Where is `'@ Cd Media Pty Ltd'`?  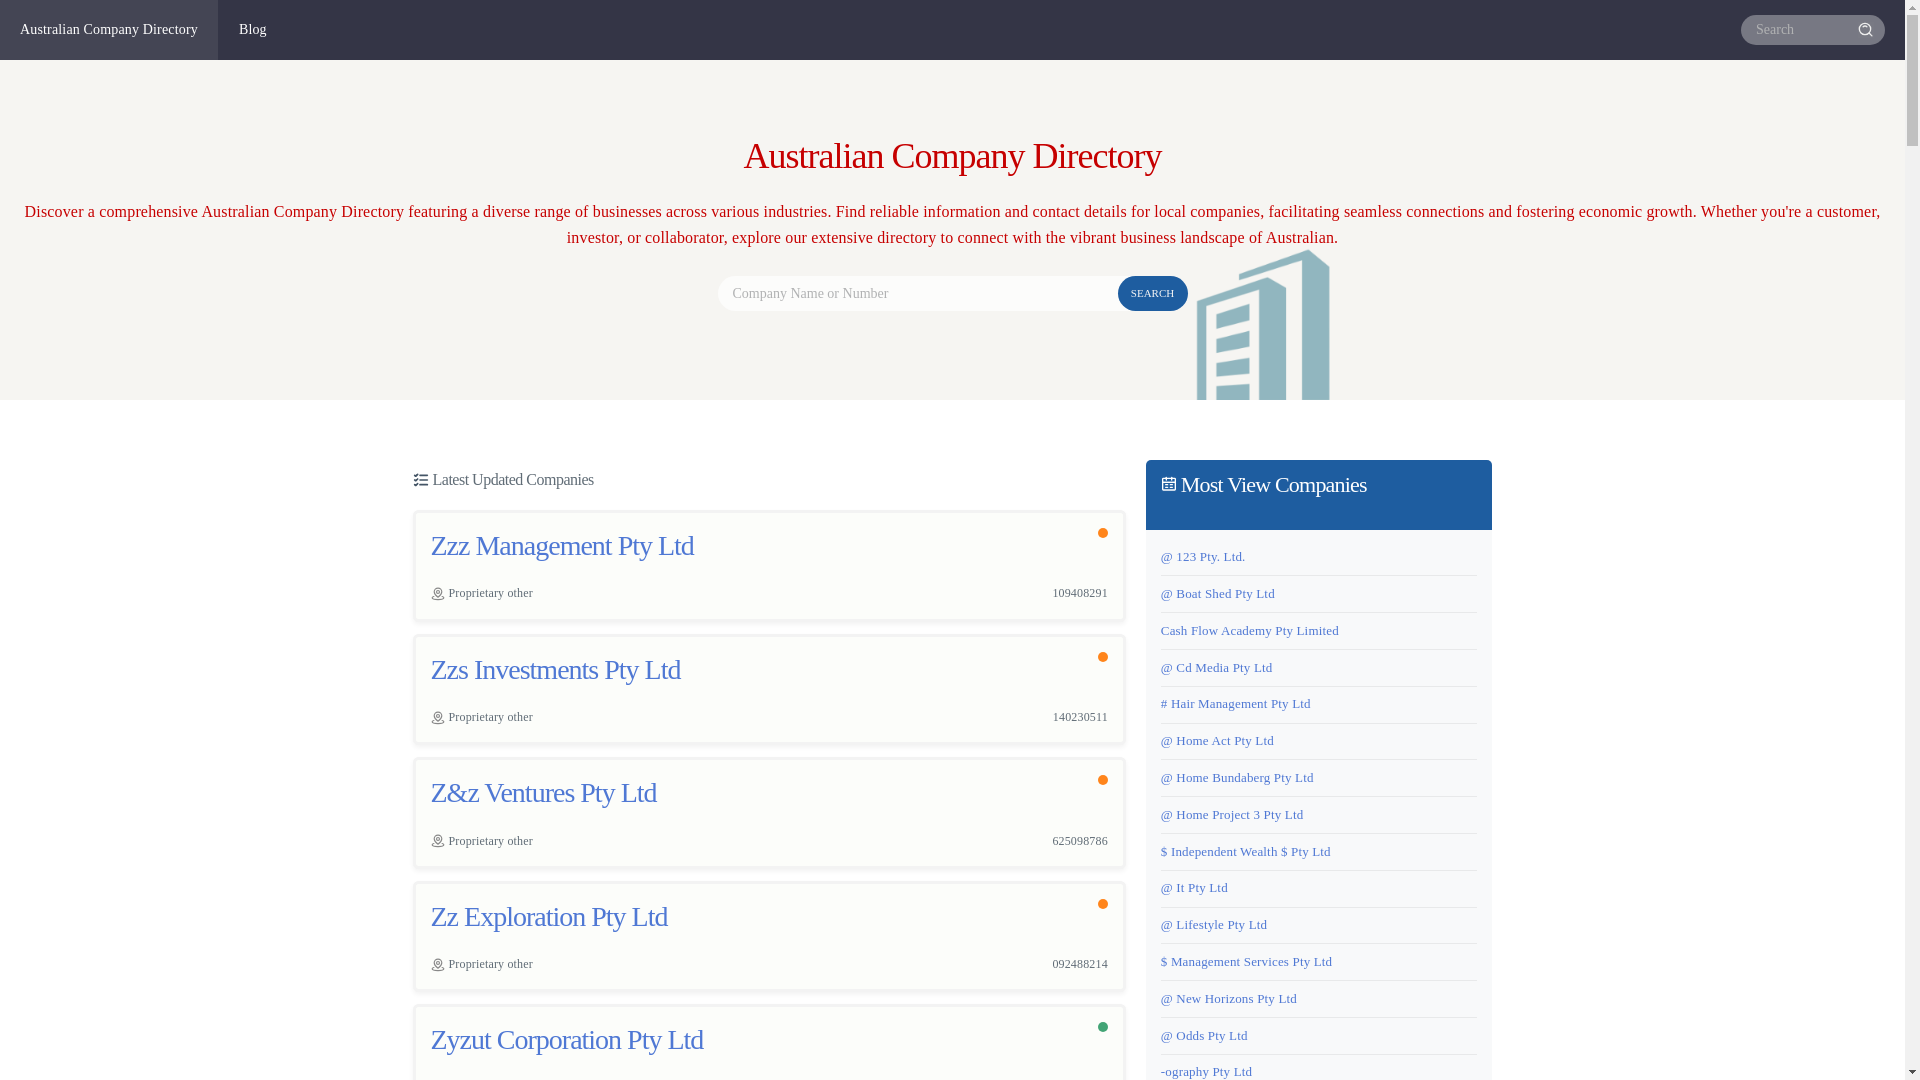
'@ Cd Media Pty Ltd' is located at coordinates (1161, 667).